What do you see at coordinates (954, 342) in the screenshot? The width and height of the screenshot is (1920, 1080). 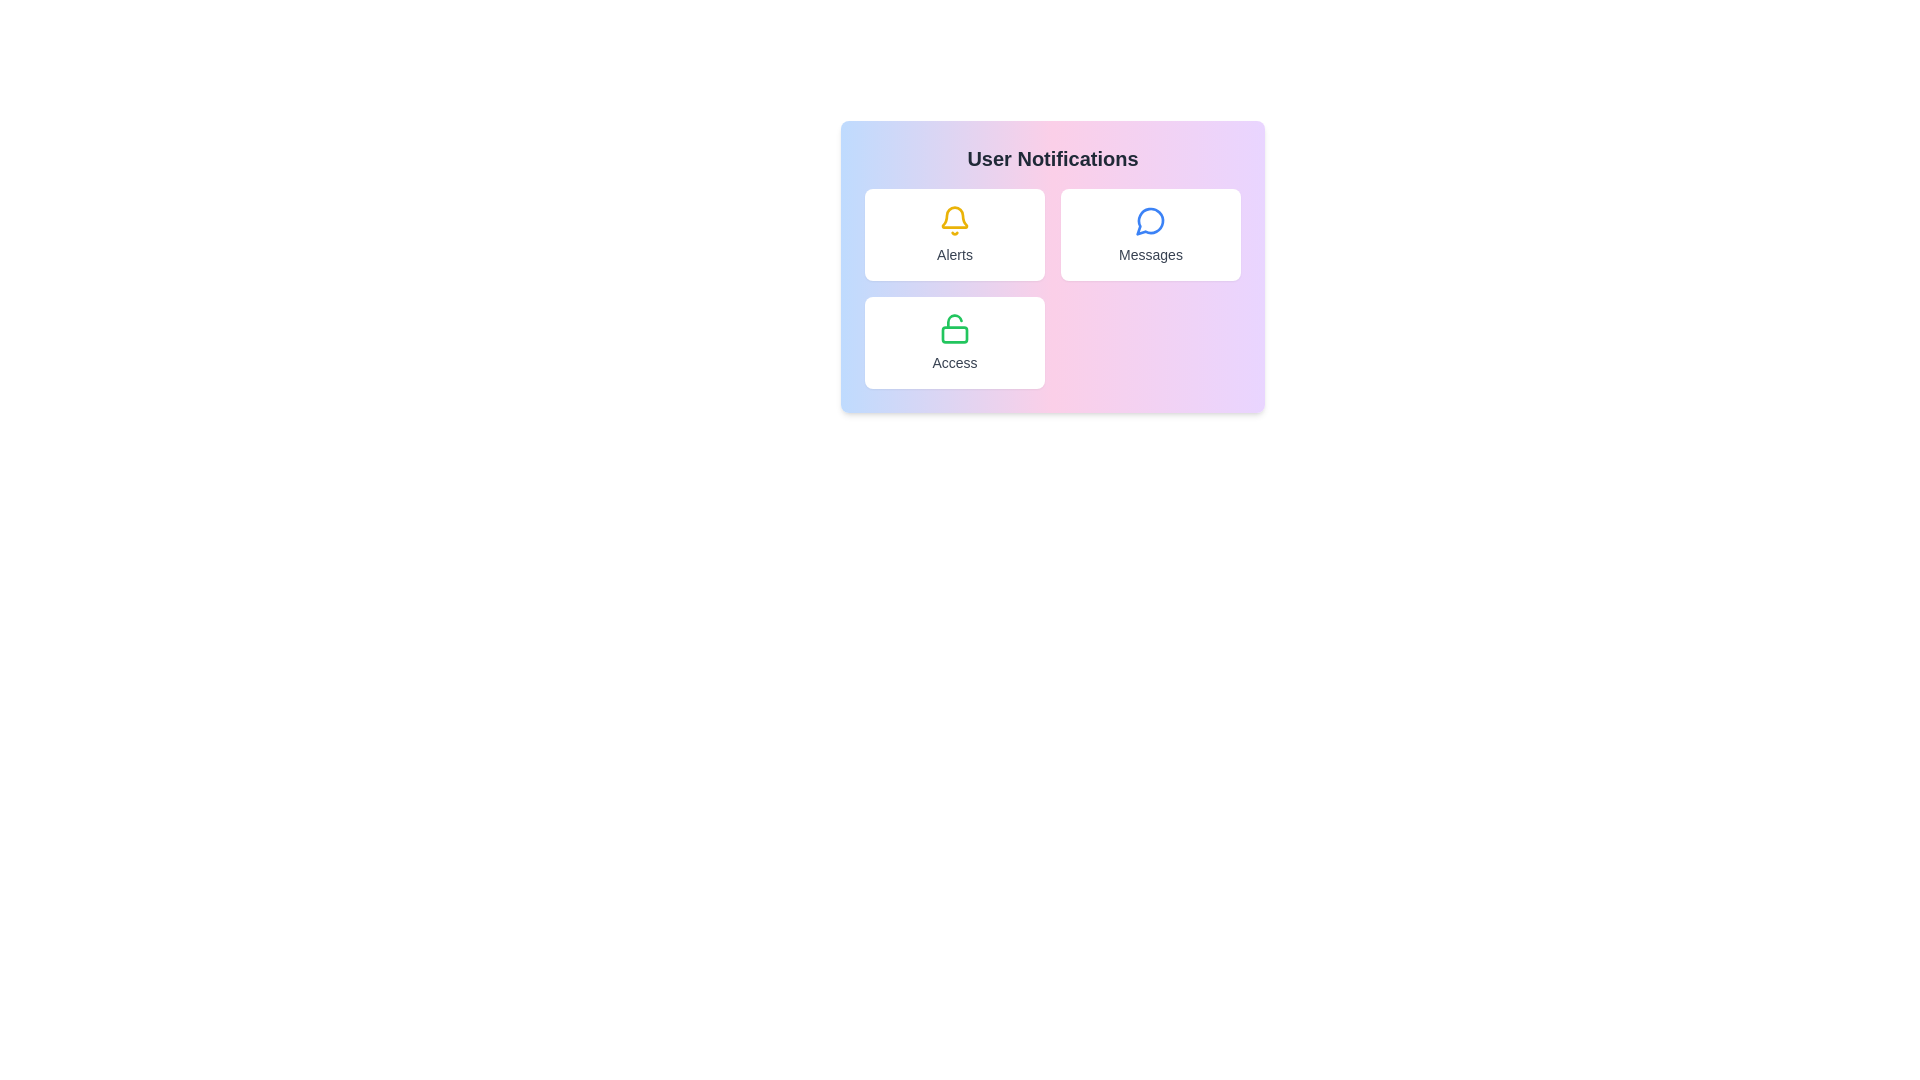 I see `the button in the lower-left cell of the grid layout` at bounding box center [954, 342].